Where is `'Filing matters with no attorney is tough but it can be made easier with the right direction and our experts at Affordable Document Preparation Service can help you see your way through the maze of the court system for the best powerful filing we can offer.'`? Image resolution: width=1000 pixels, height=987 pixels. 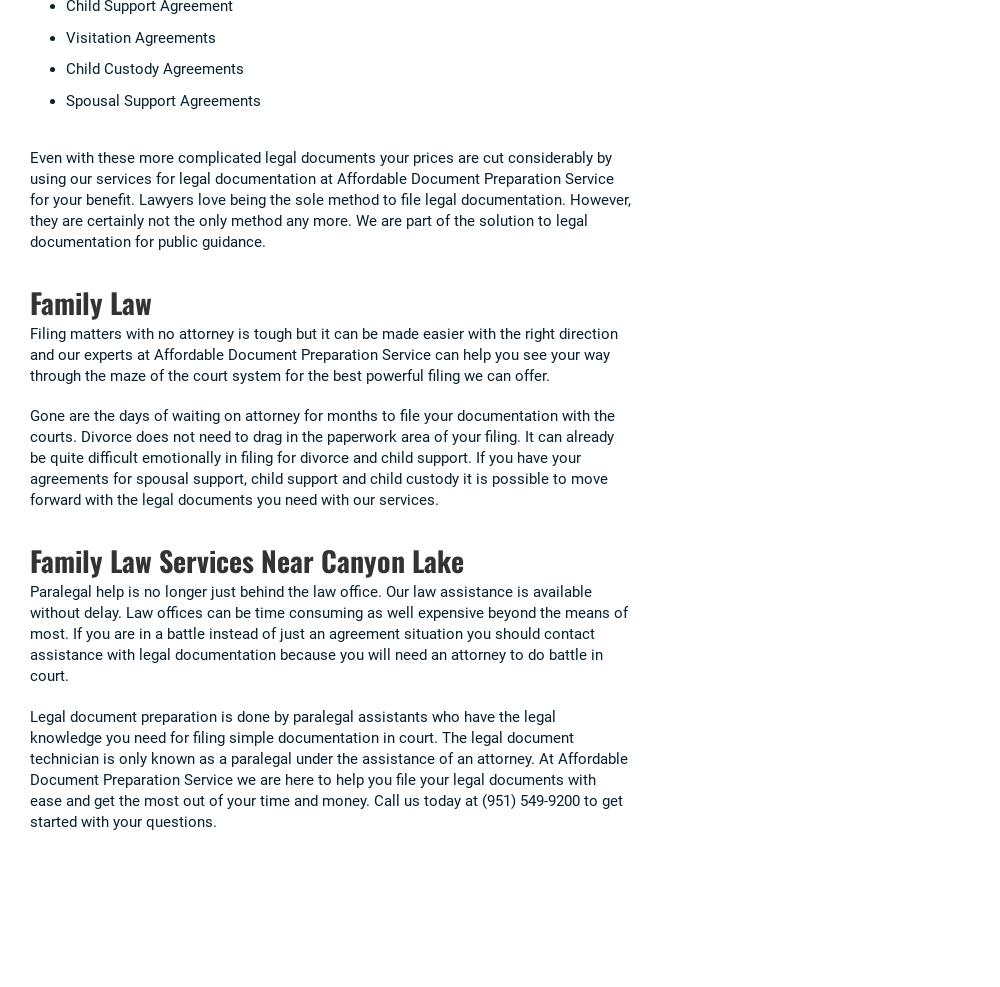 'Filing matters with no attorney is tough but it can be made easier with the right direction and our experts at Affordable Document Preparation Service can help you see your way through the maze of the court system for the best powerful filing we can offer.' is located at coordinates (30, 354).